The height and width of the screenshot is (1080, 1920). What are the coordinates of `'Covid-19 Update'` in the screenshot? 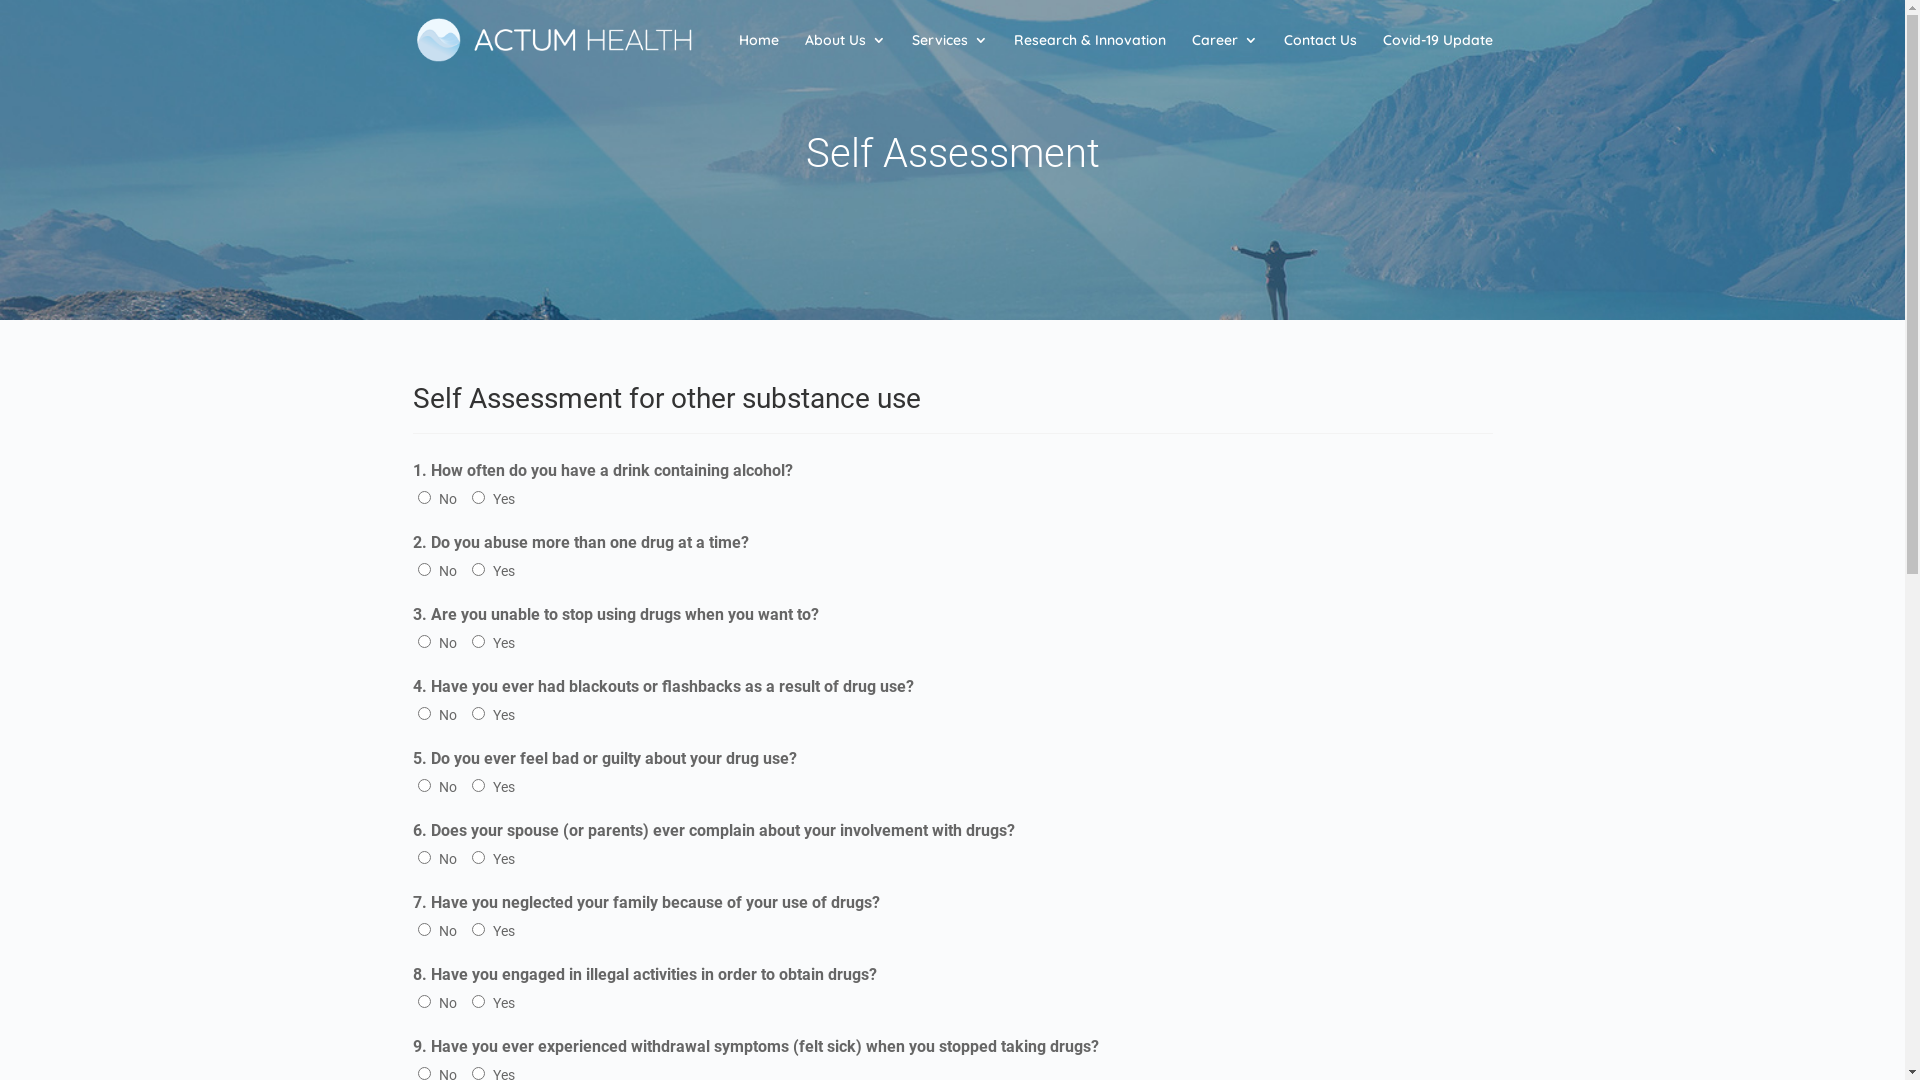 It's located at (1435, 55).